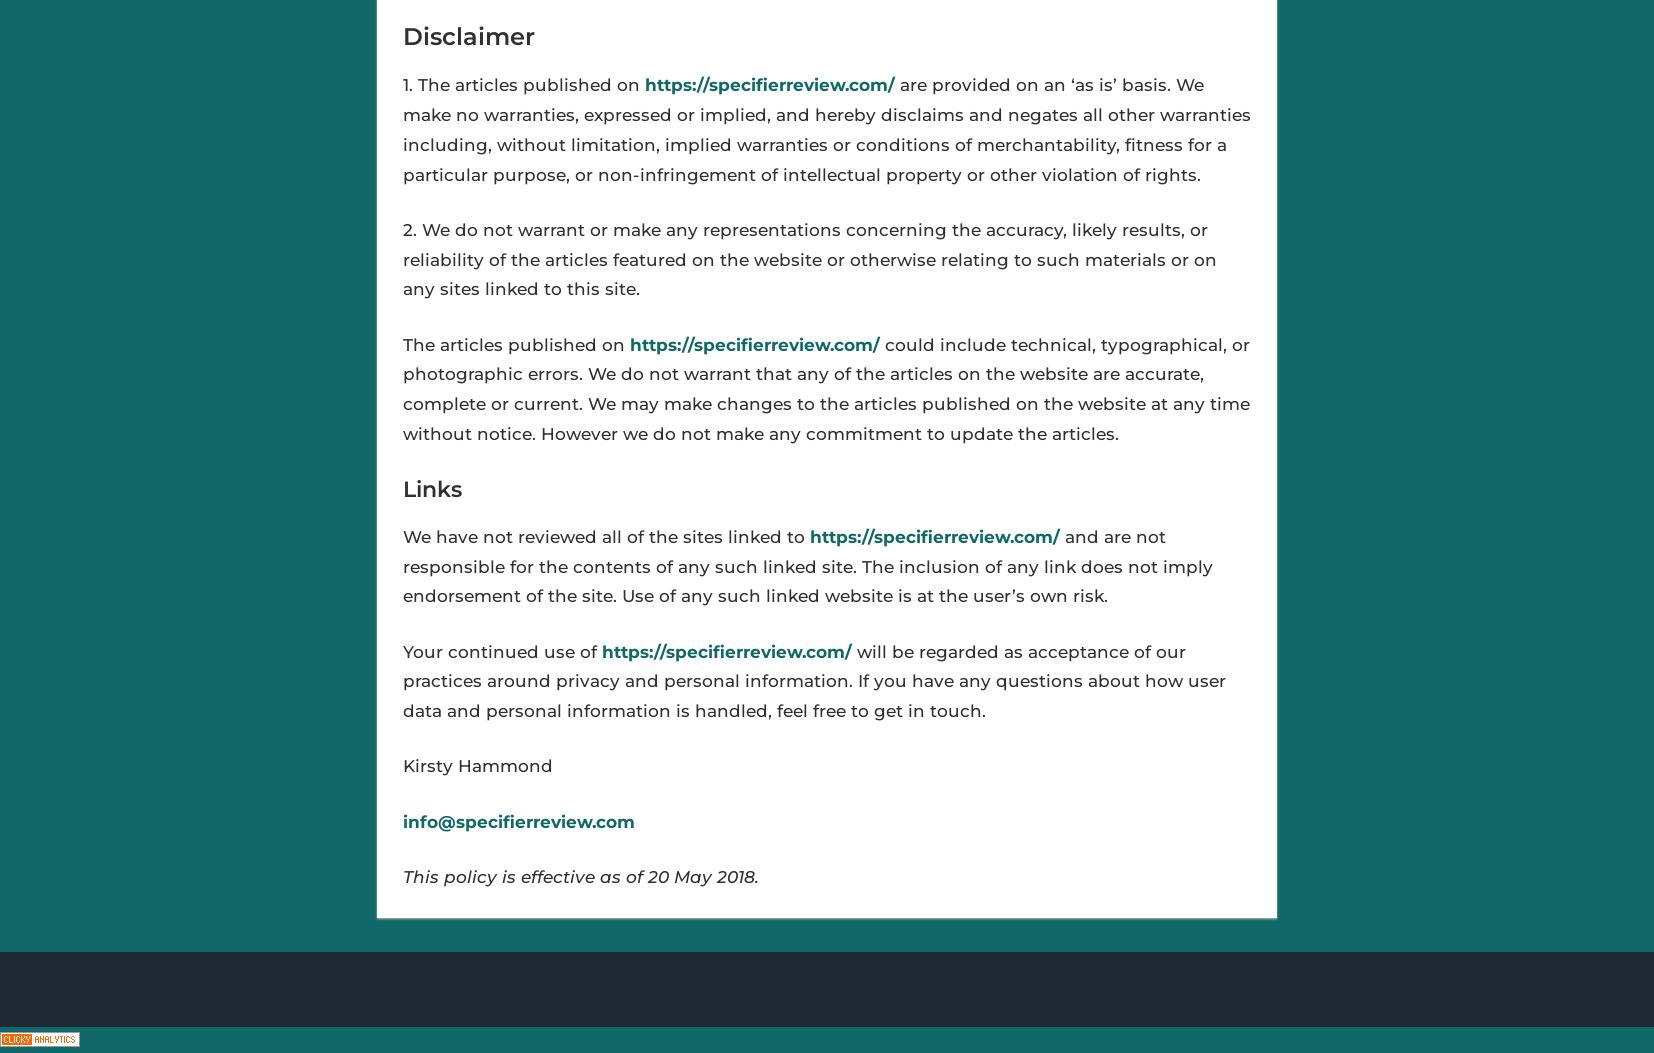 This screenshot has height=1053, width=1654. What do you see at coordinates (605, 534) in the screenshot?
I see `'We have not reviewed all of the sites linked to'` at bounding box center [605, 534].